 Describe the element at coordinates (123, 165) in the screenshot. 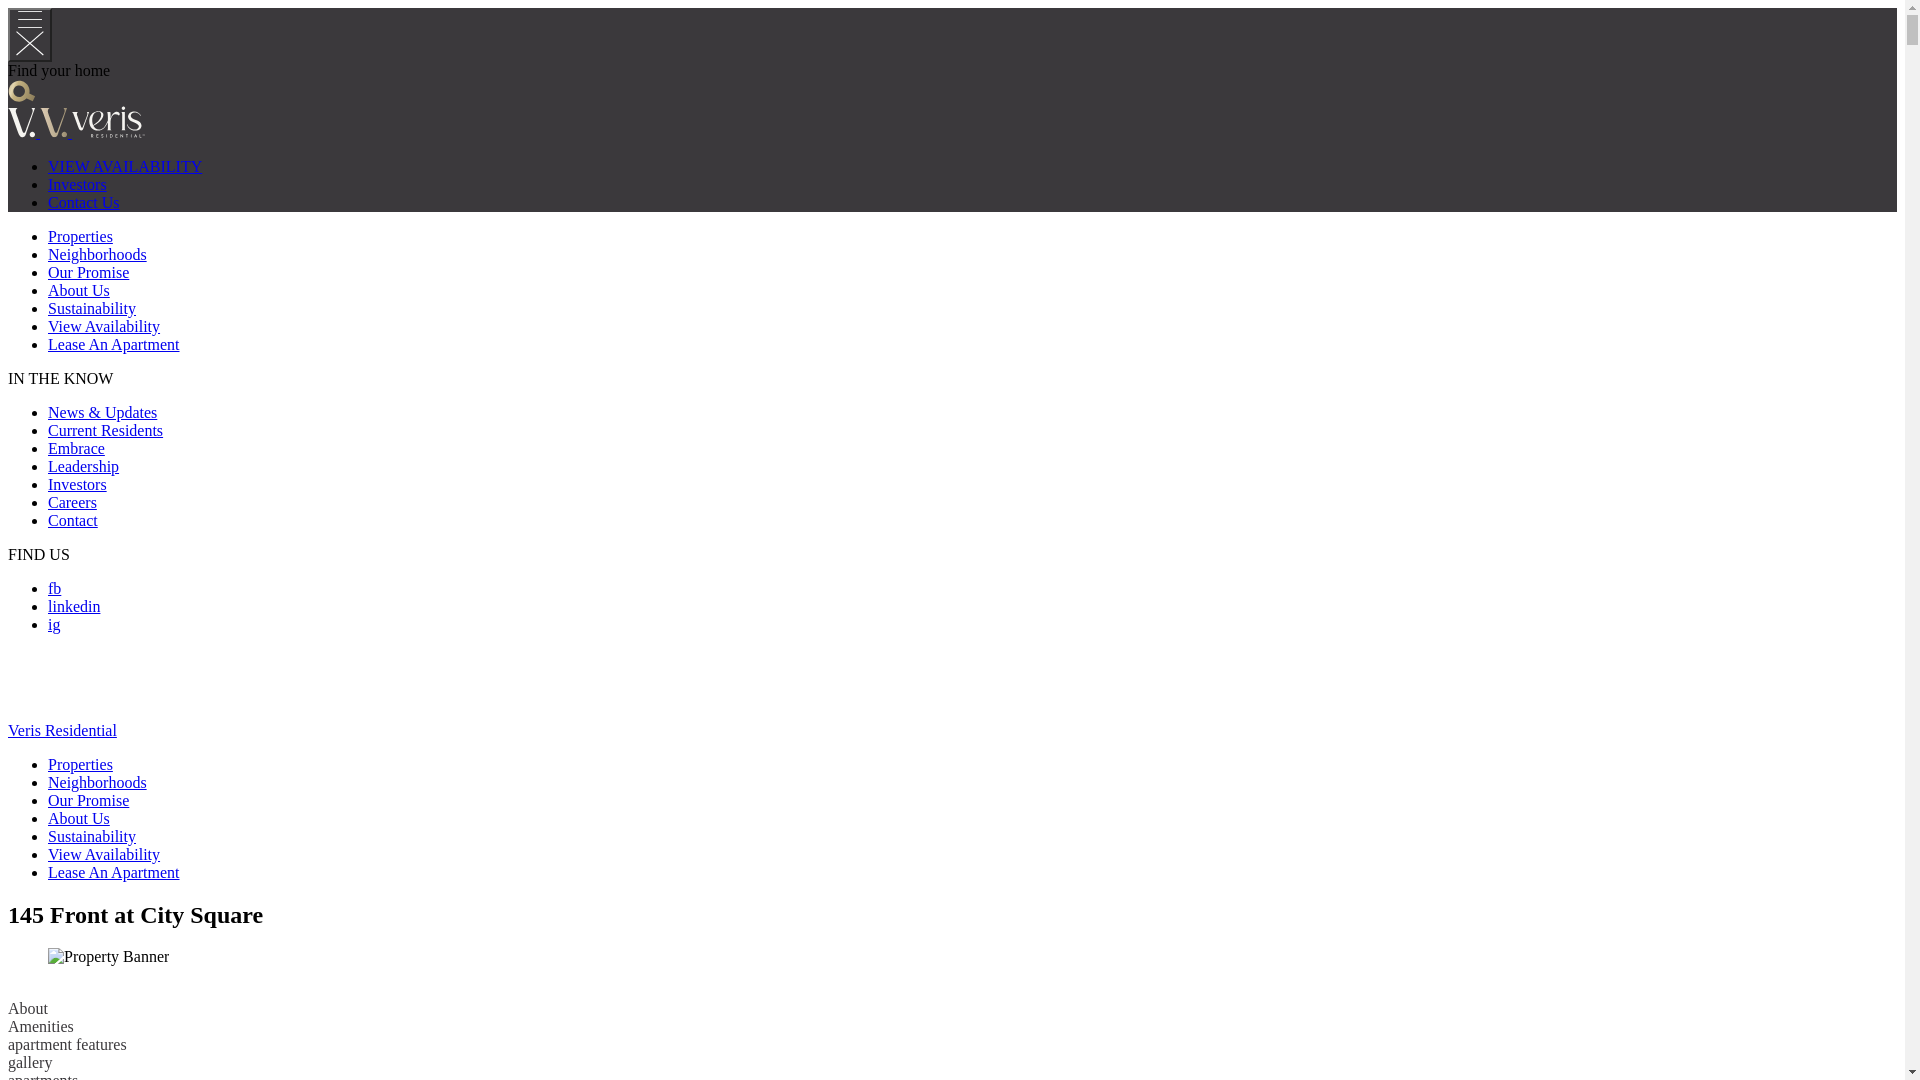

I see `'VIEW AVAILABILITY'` at that location.